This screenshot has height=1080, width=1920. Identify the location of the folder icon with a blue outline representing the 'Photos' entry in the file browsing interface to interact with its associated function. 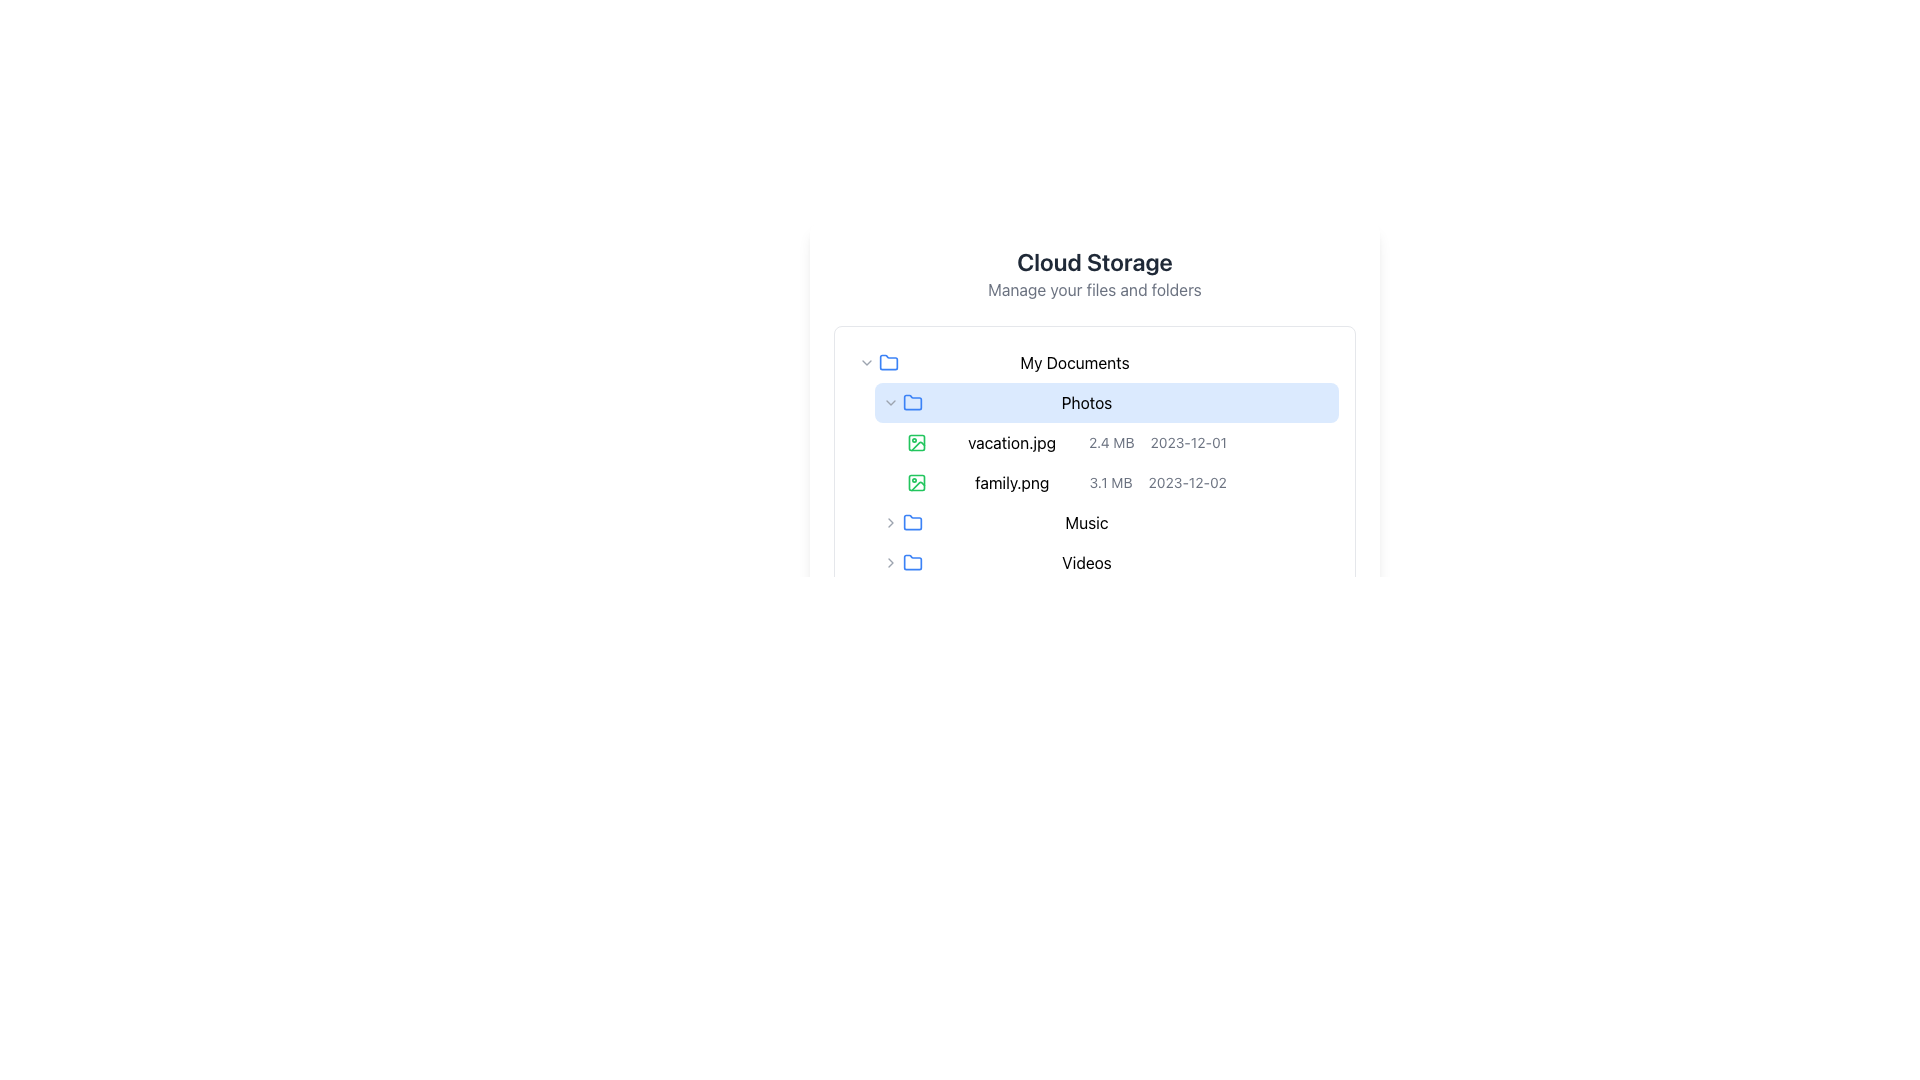
(887, 362).